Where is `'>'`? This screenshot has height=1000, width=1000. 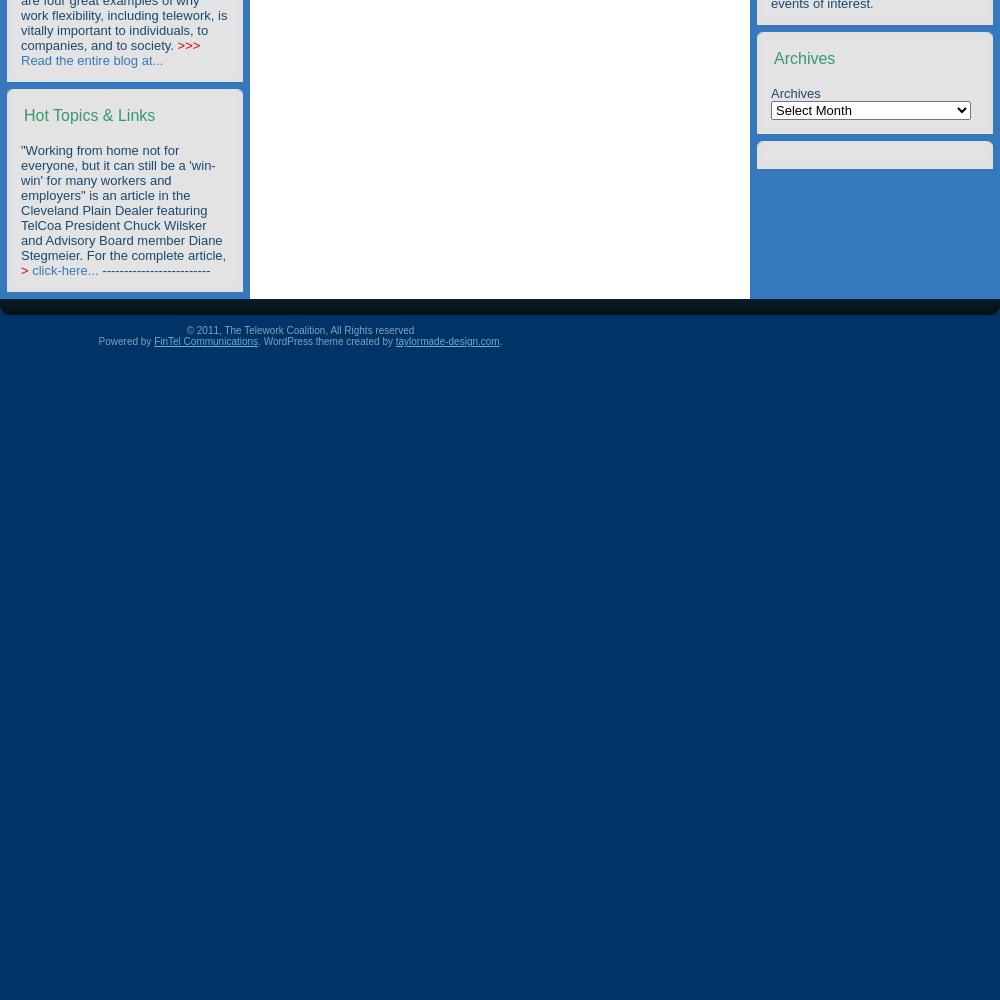 '>' is located at coordinates (21, 270).